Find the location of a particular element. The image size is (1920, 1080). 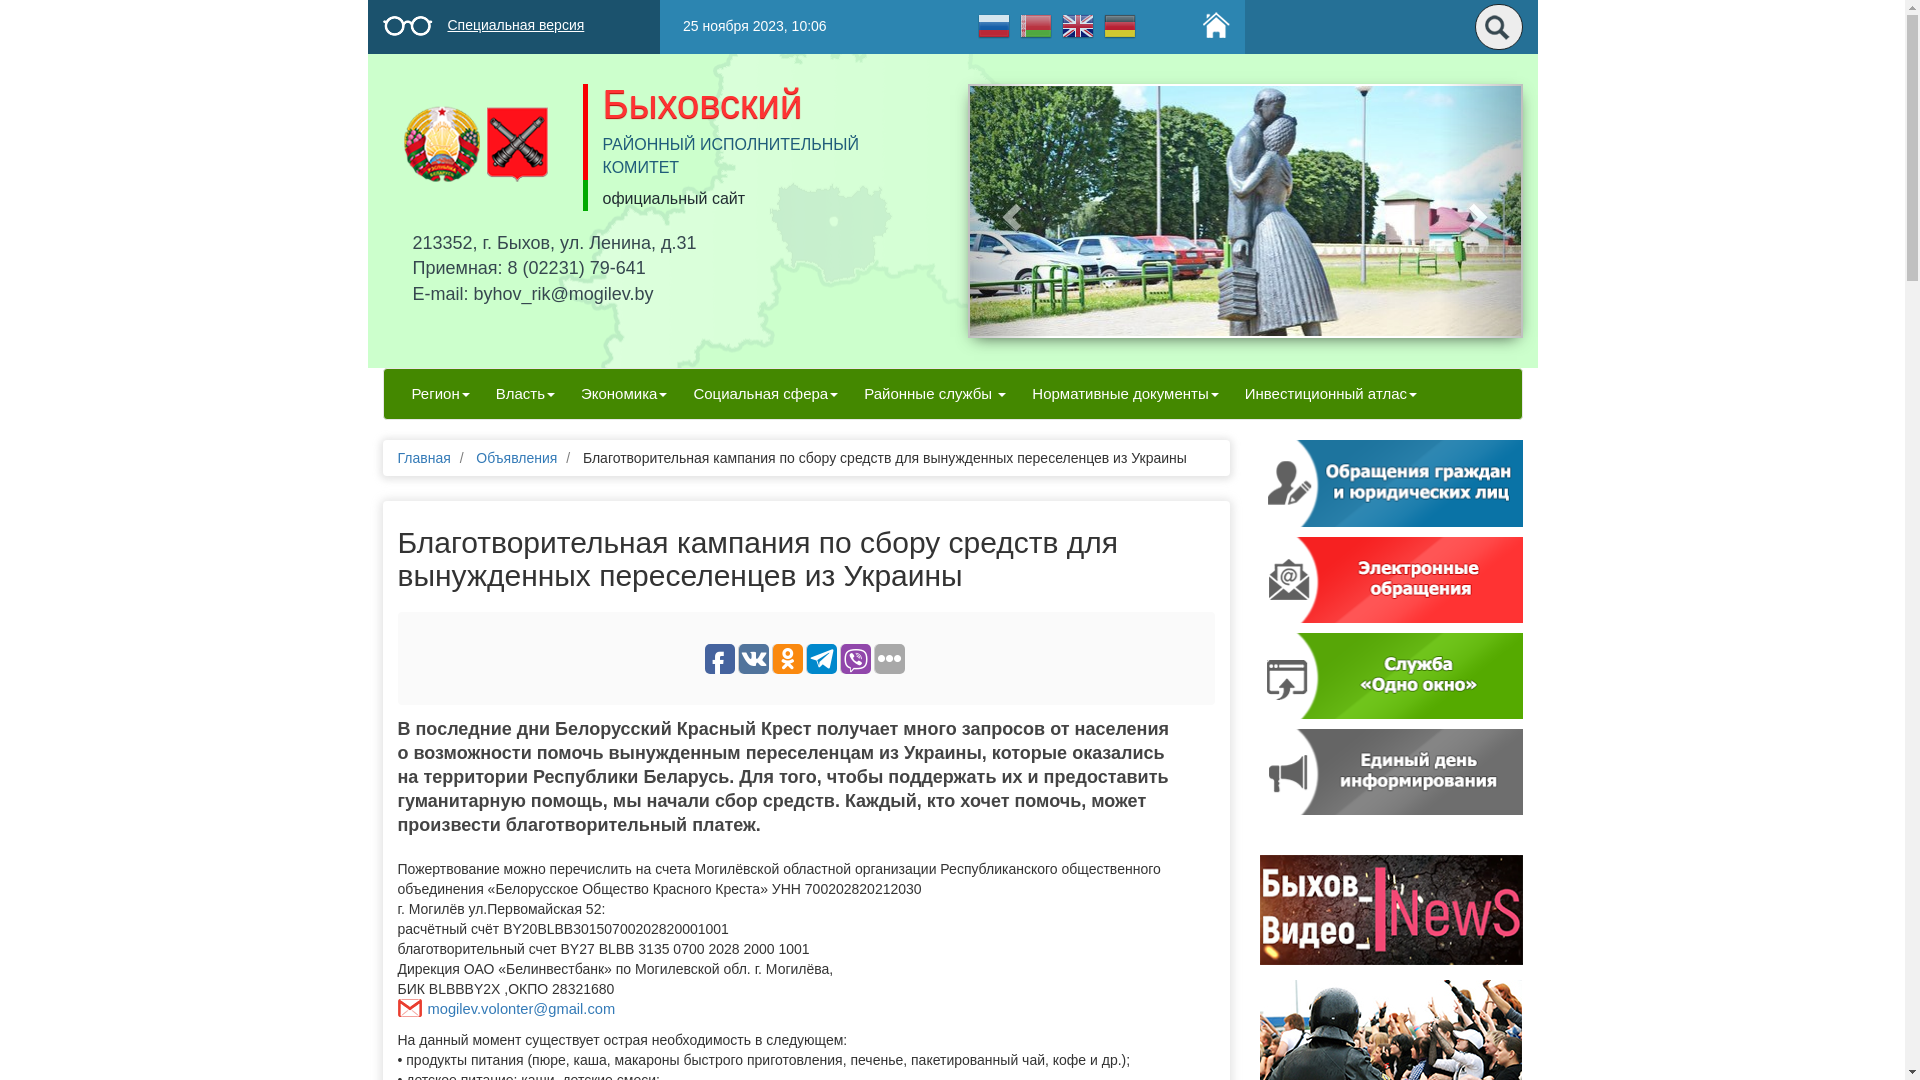

'German' is located at coordinates (1097, 24).